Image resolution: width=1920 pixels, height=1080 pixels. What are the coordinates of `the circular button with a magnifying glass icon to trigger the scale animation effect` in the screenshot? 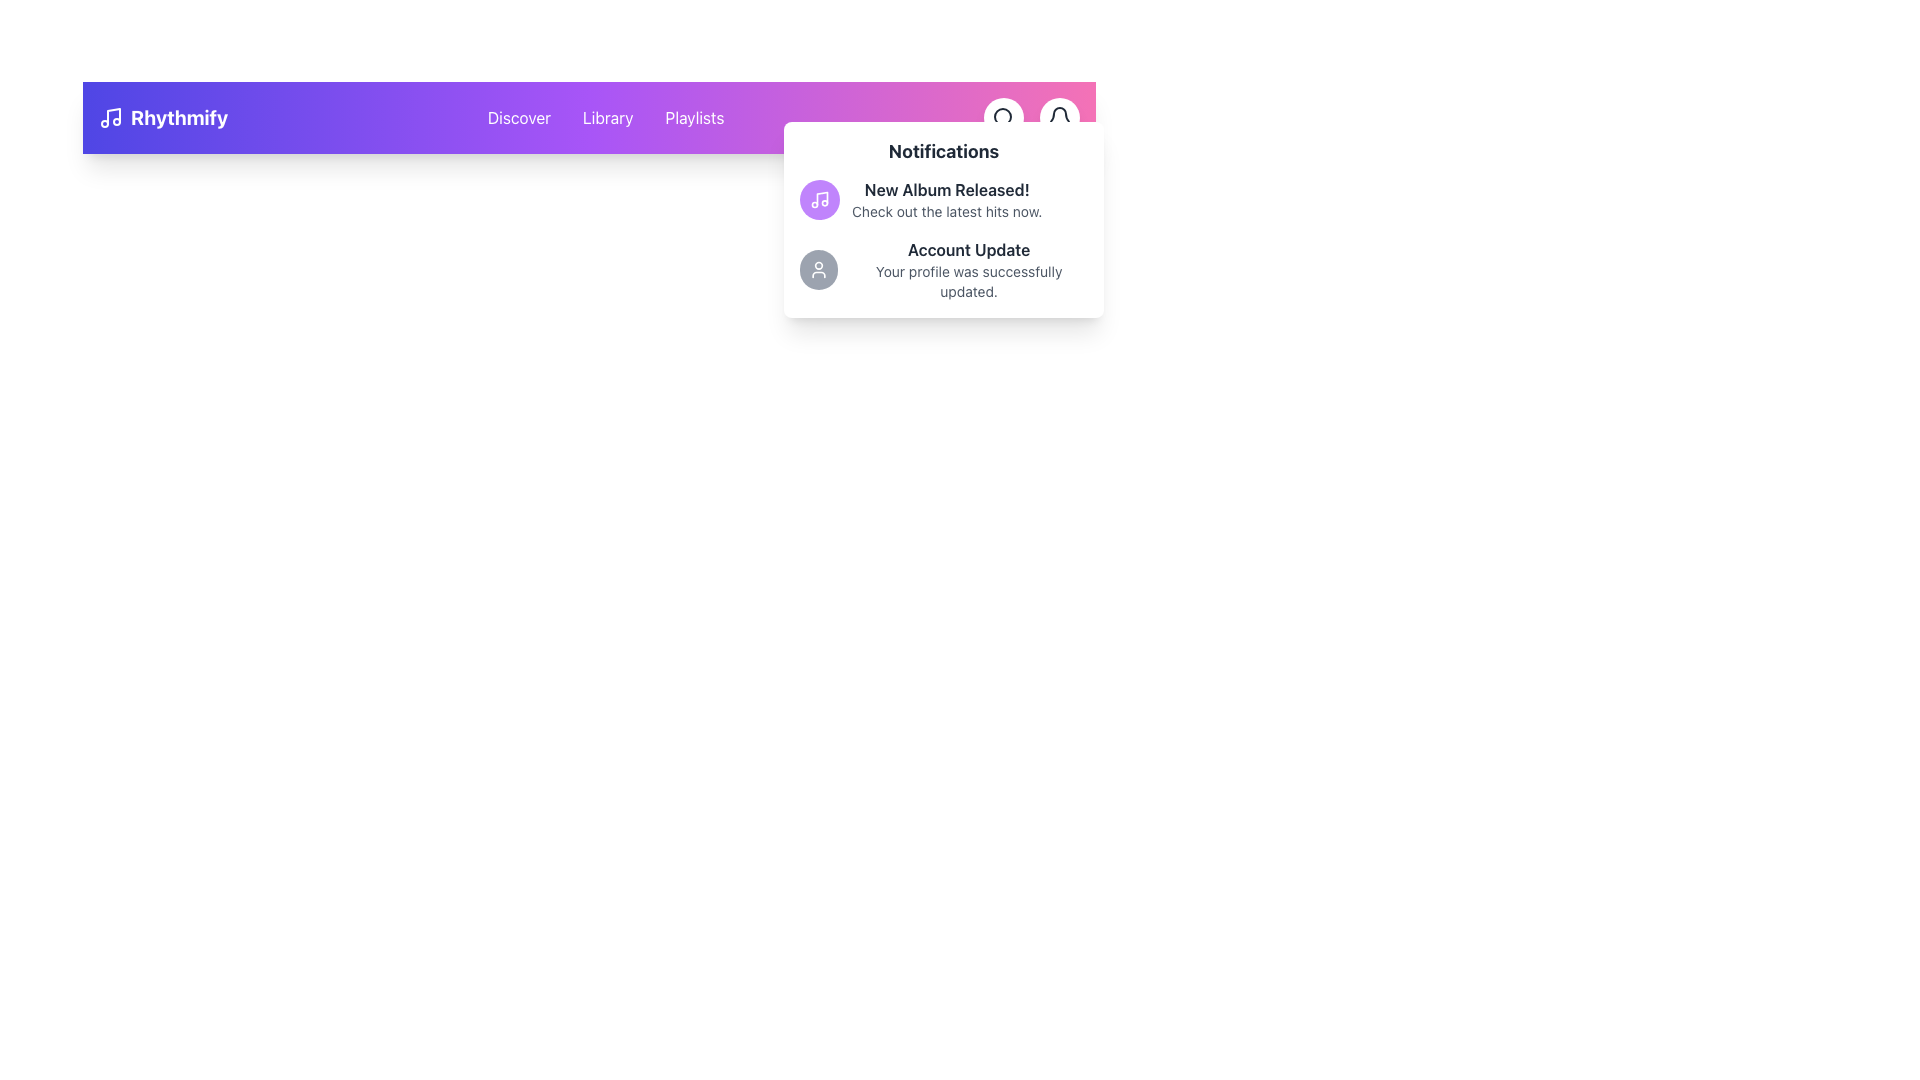 It's located at (1003, 118).